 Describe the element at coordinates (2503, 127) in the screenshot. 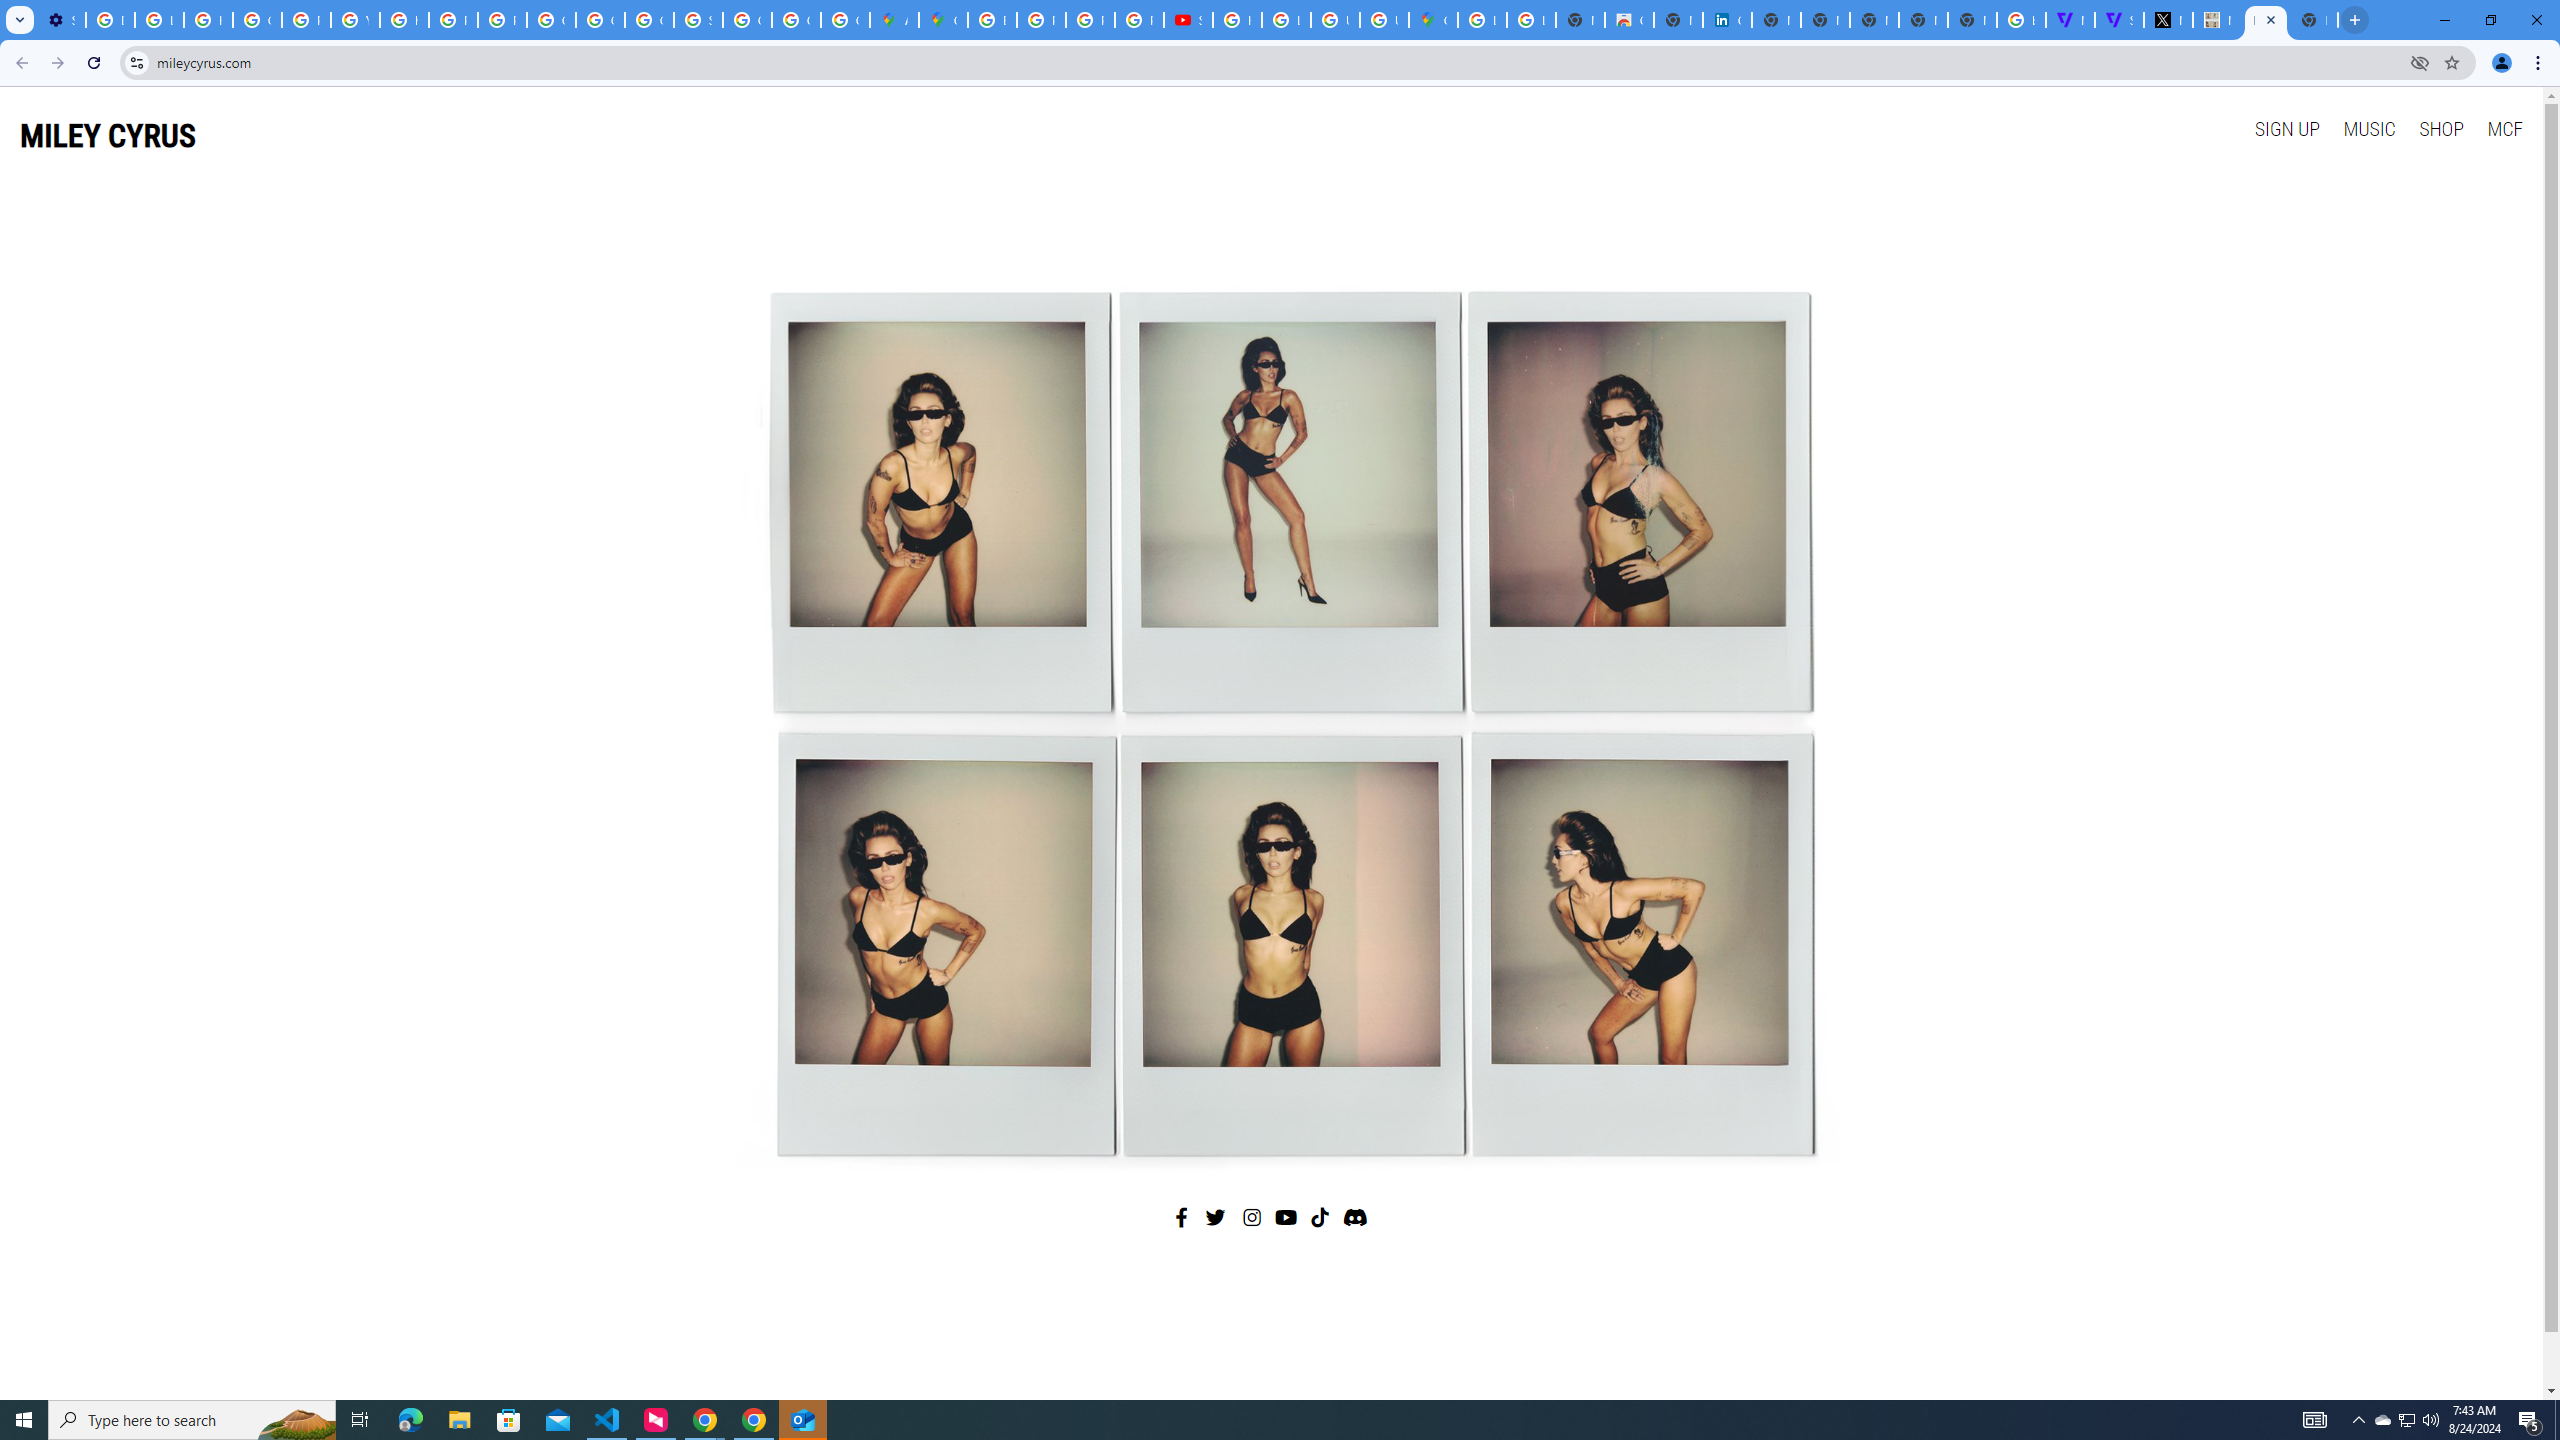

I see `'MCF'` at that location.